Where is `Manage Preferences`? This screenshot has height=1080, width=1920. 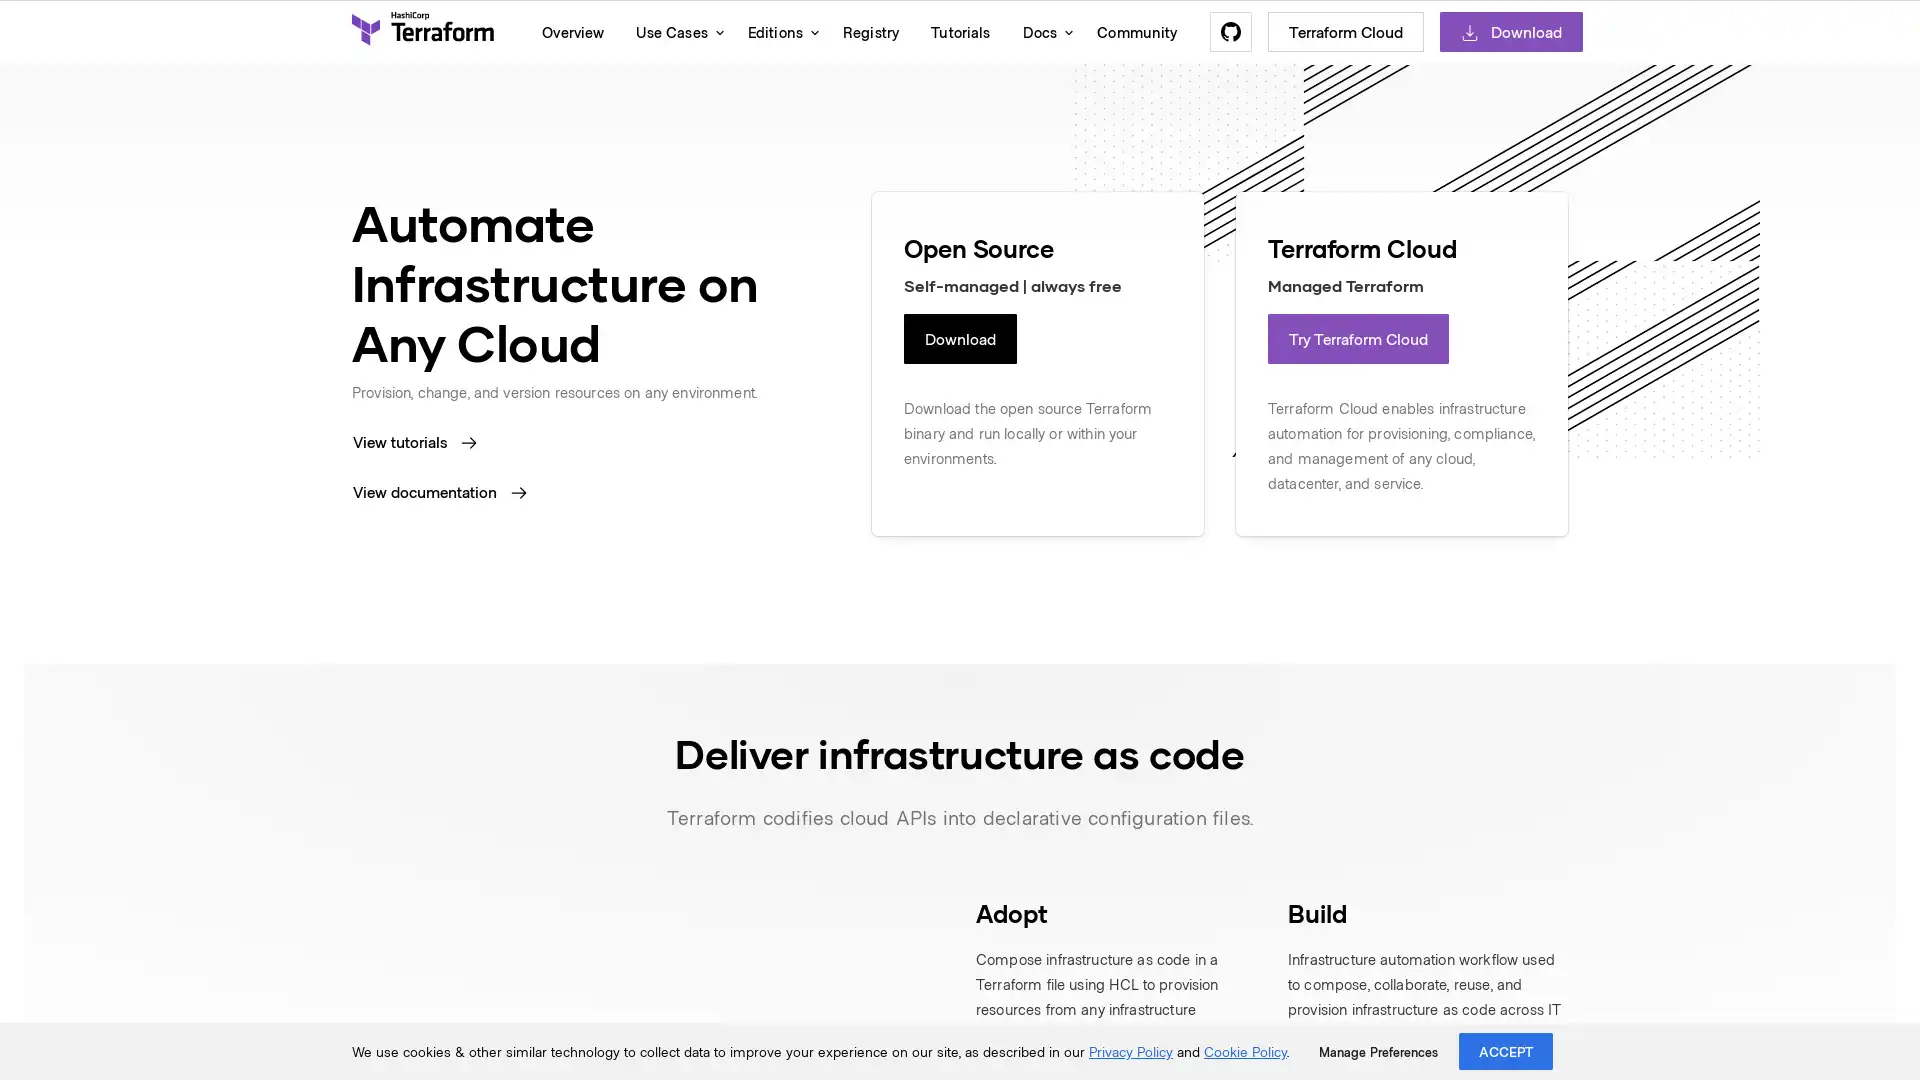
Manage Preferences is located at coordinates (1377, 1051).